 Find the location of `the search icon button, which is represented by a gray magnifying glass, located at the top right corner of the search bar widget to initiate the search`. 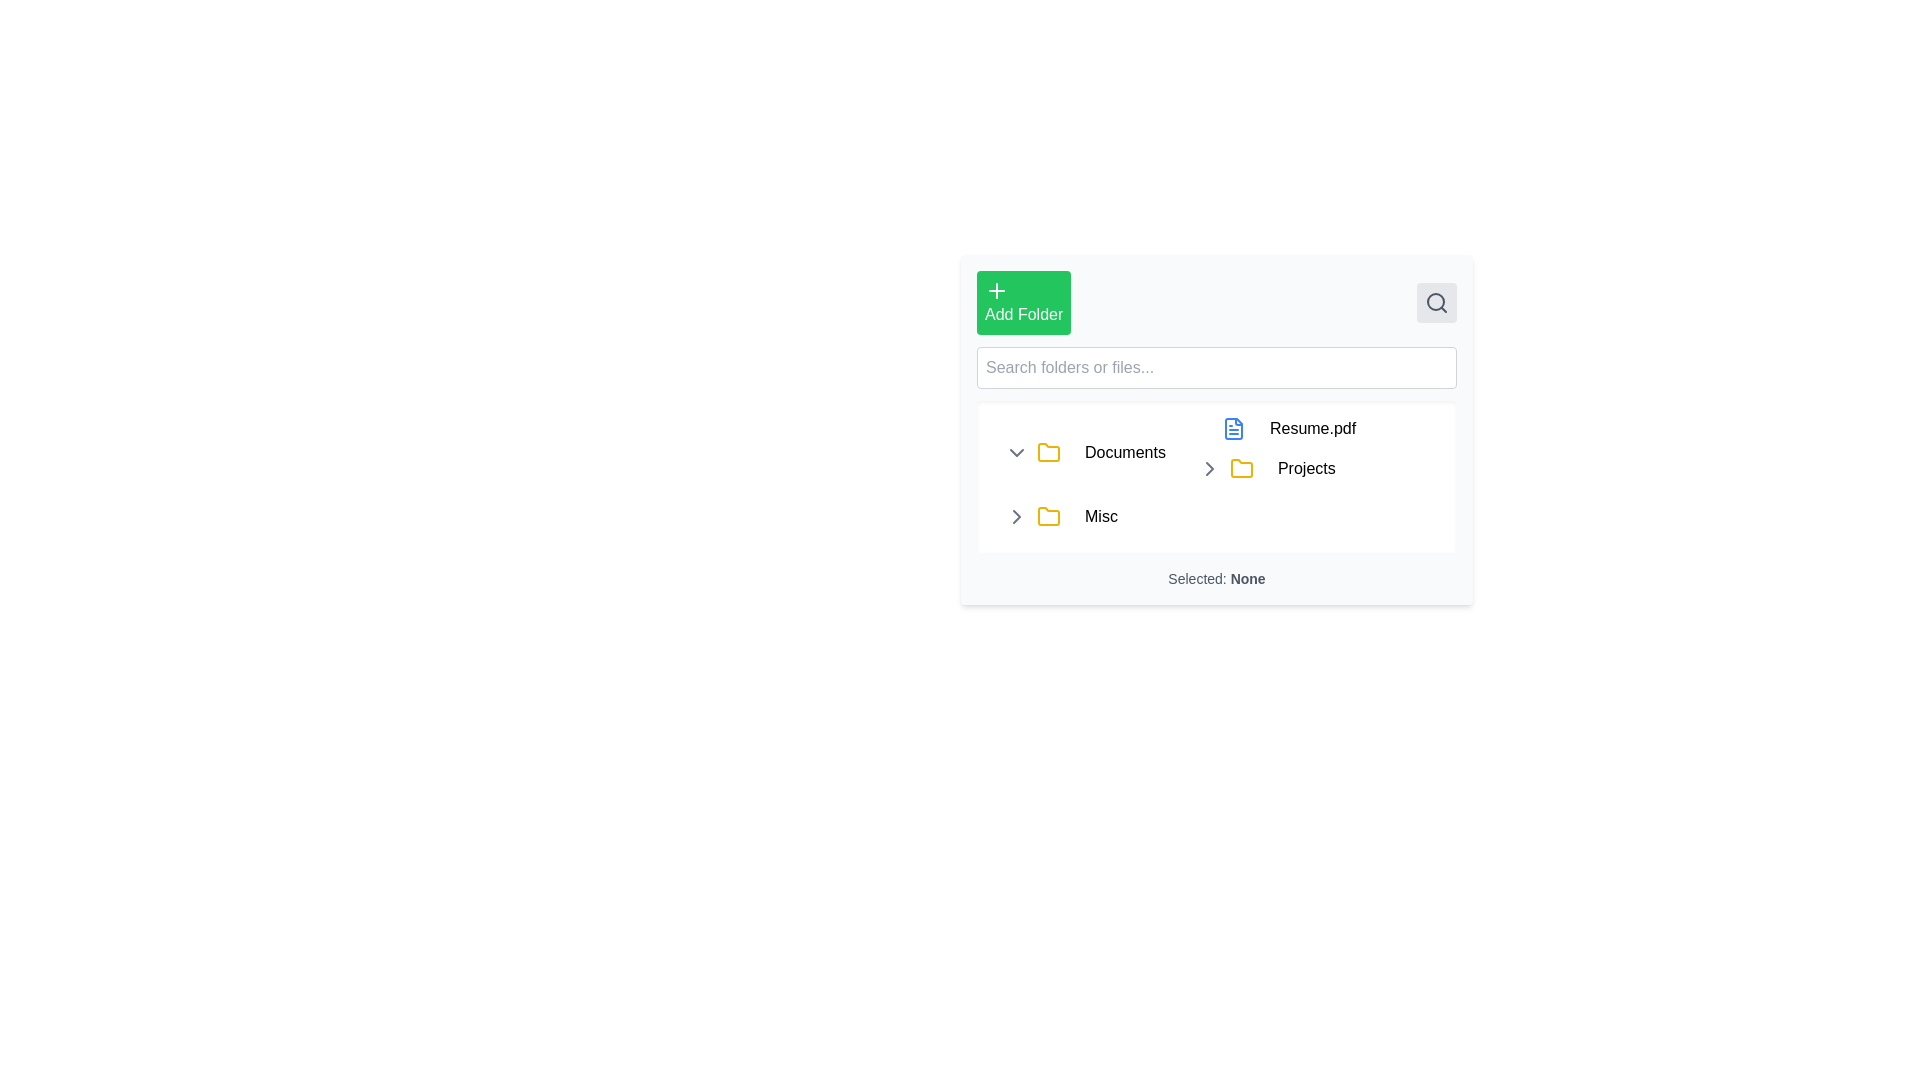

the search icon button, which is represented by a gray magnifying glass, located at the top right corner of the search bar widget to initiate the search is located at coordinates (1435, 303).